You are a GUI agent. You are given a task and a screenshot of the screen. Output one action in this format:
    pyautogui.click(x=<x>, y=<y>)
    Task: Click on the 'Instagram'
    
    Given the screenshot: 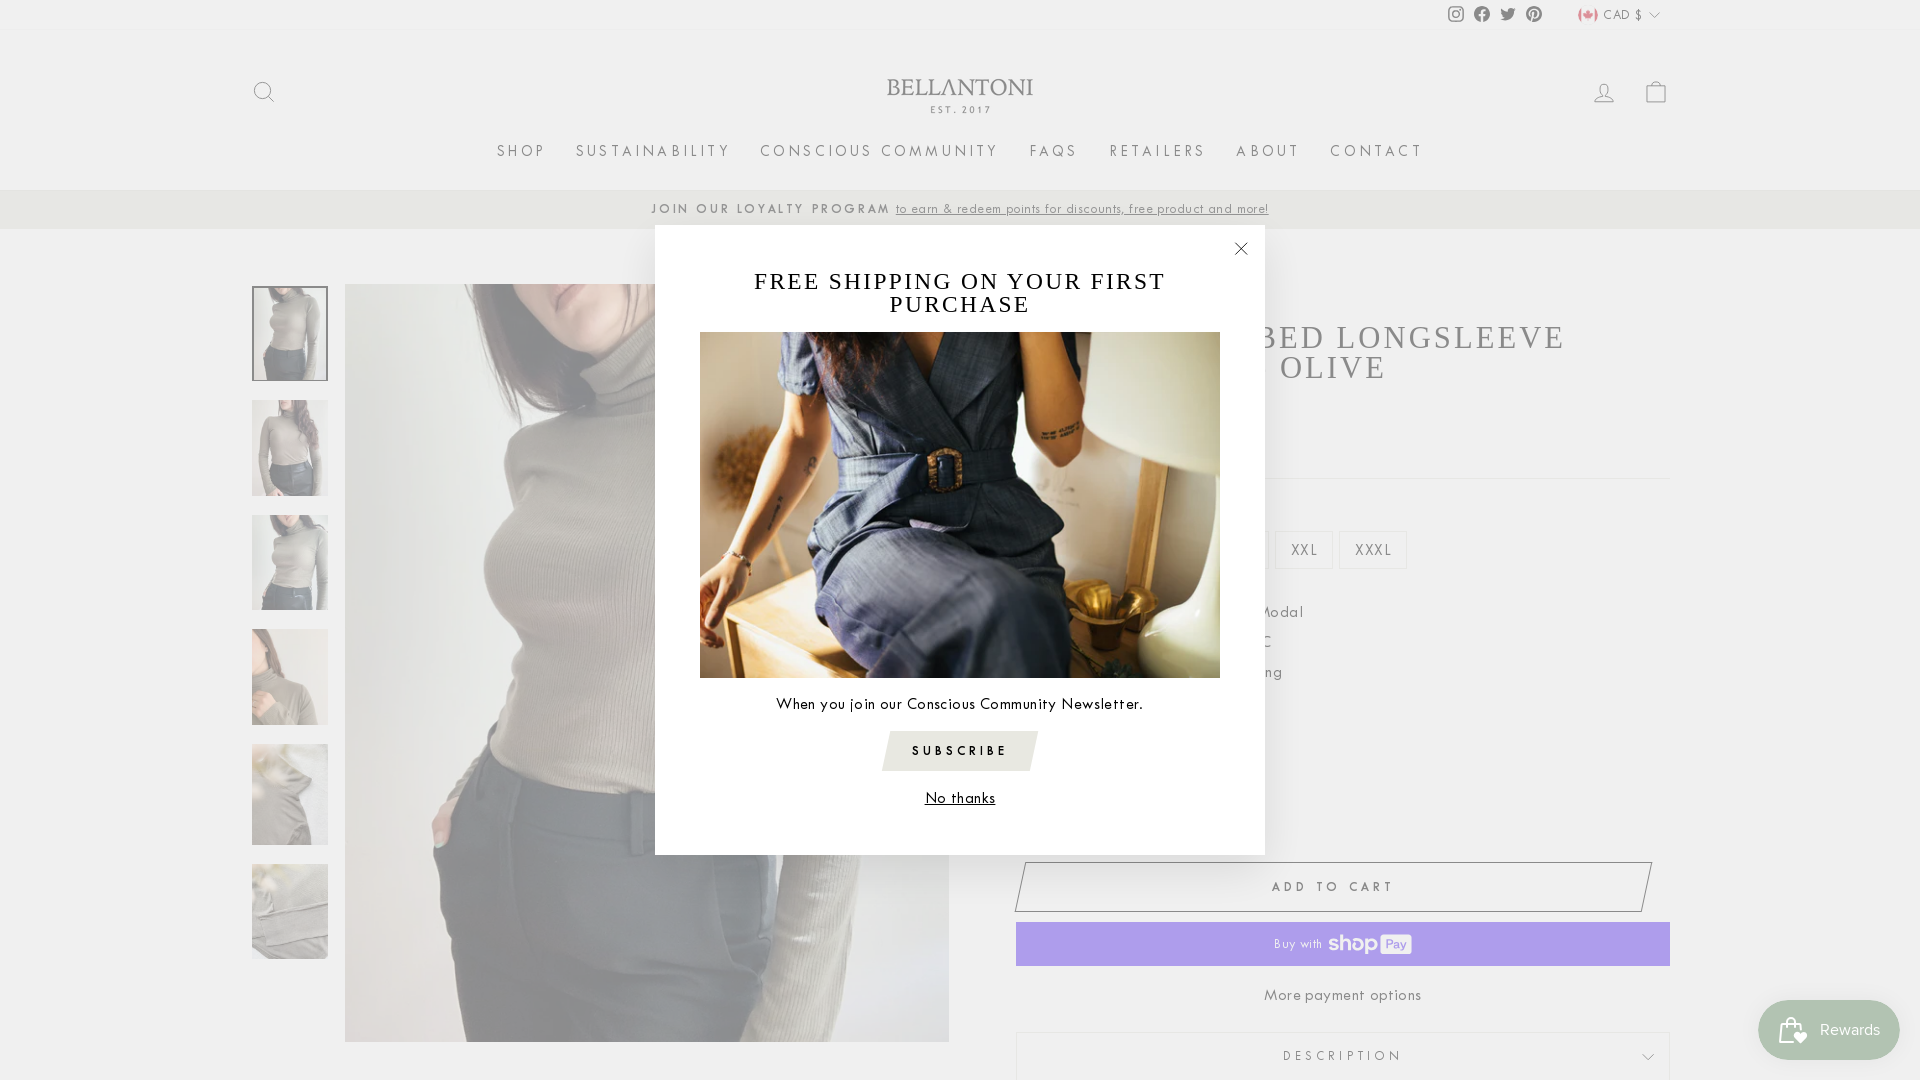 What is the action you would take?
    pyautogui.click(x=1455, y=15)
    